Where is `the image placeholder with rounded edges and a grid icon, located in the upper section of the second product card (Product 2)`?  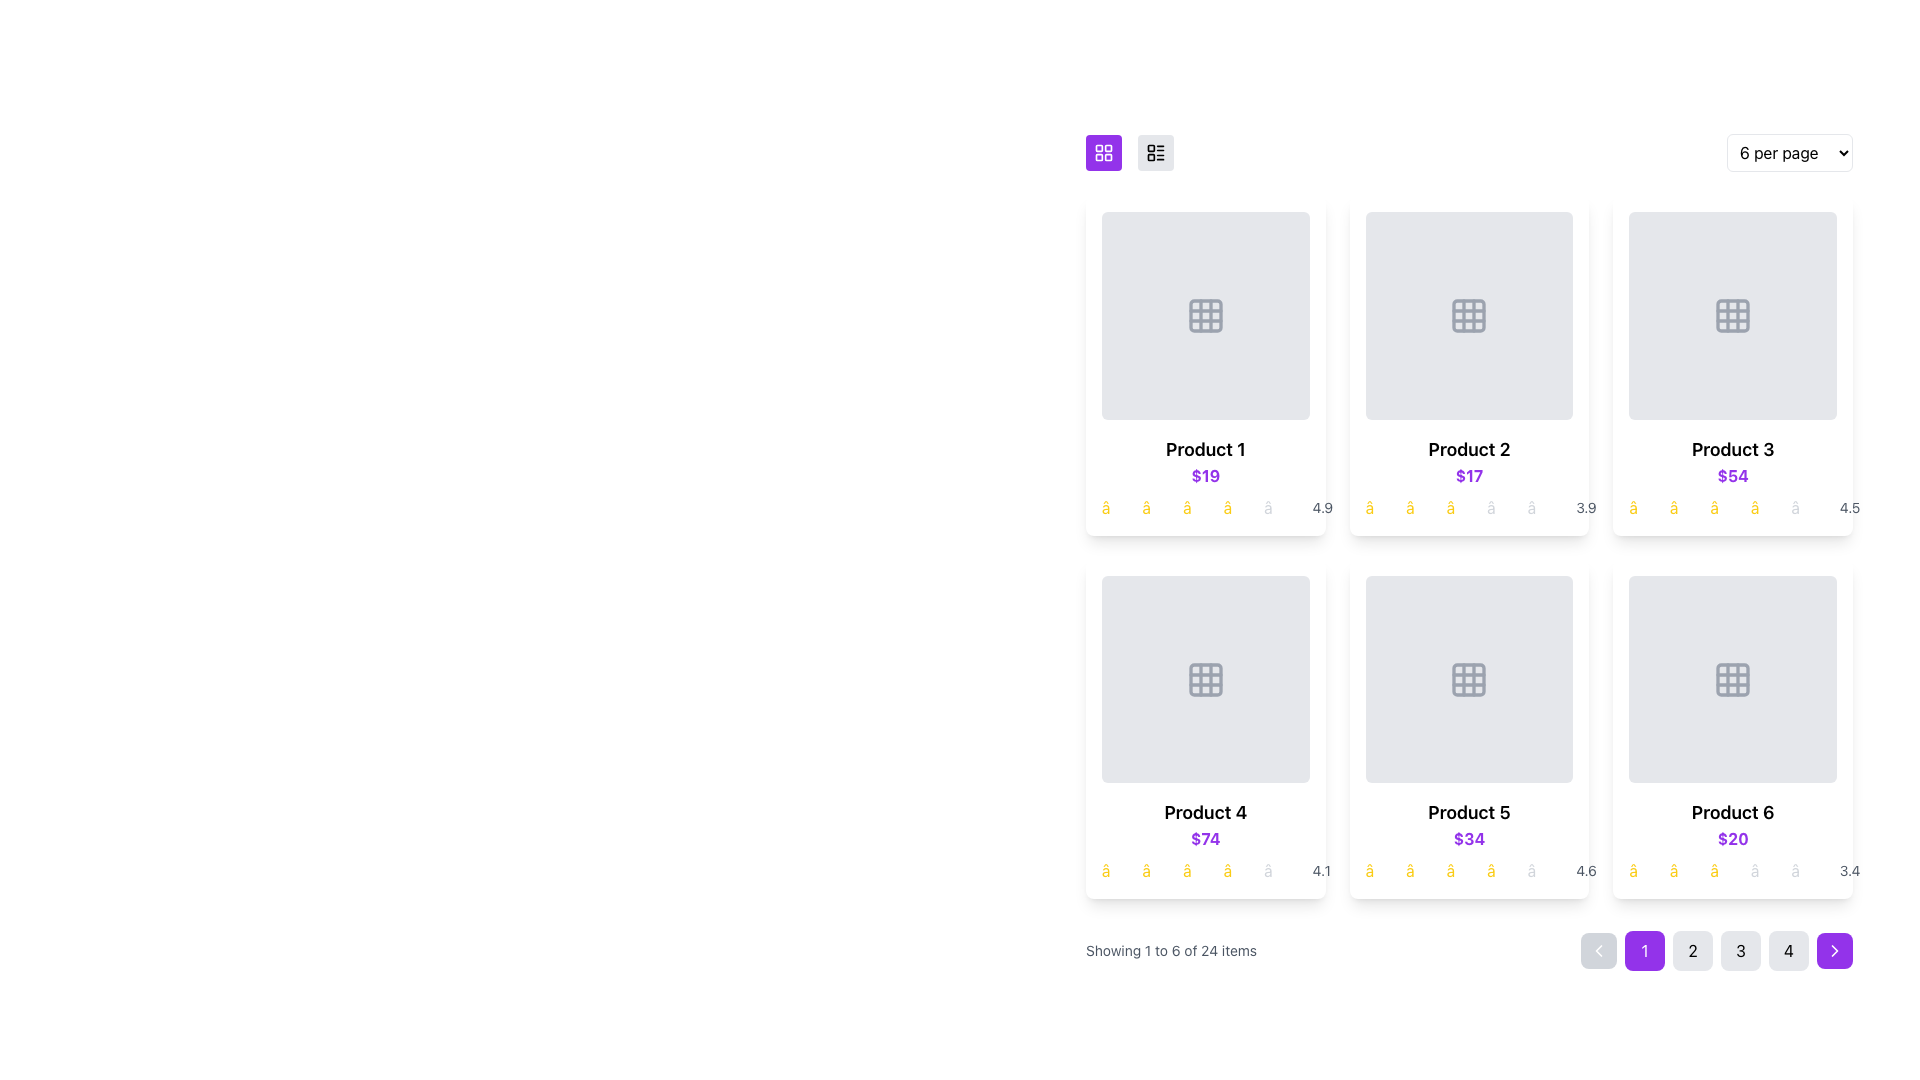 the image placeholder with rounded edges and a grid icon, located in the upper section of the second product card (Product 2) is located at coordinates (1469, 315).